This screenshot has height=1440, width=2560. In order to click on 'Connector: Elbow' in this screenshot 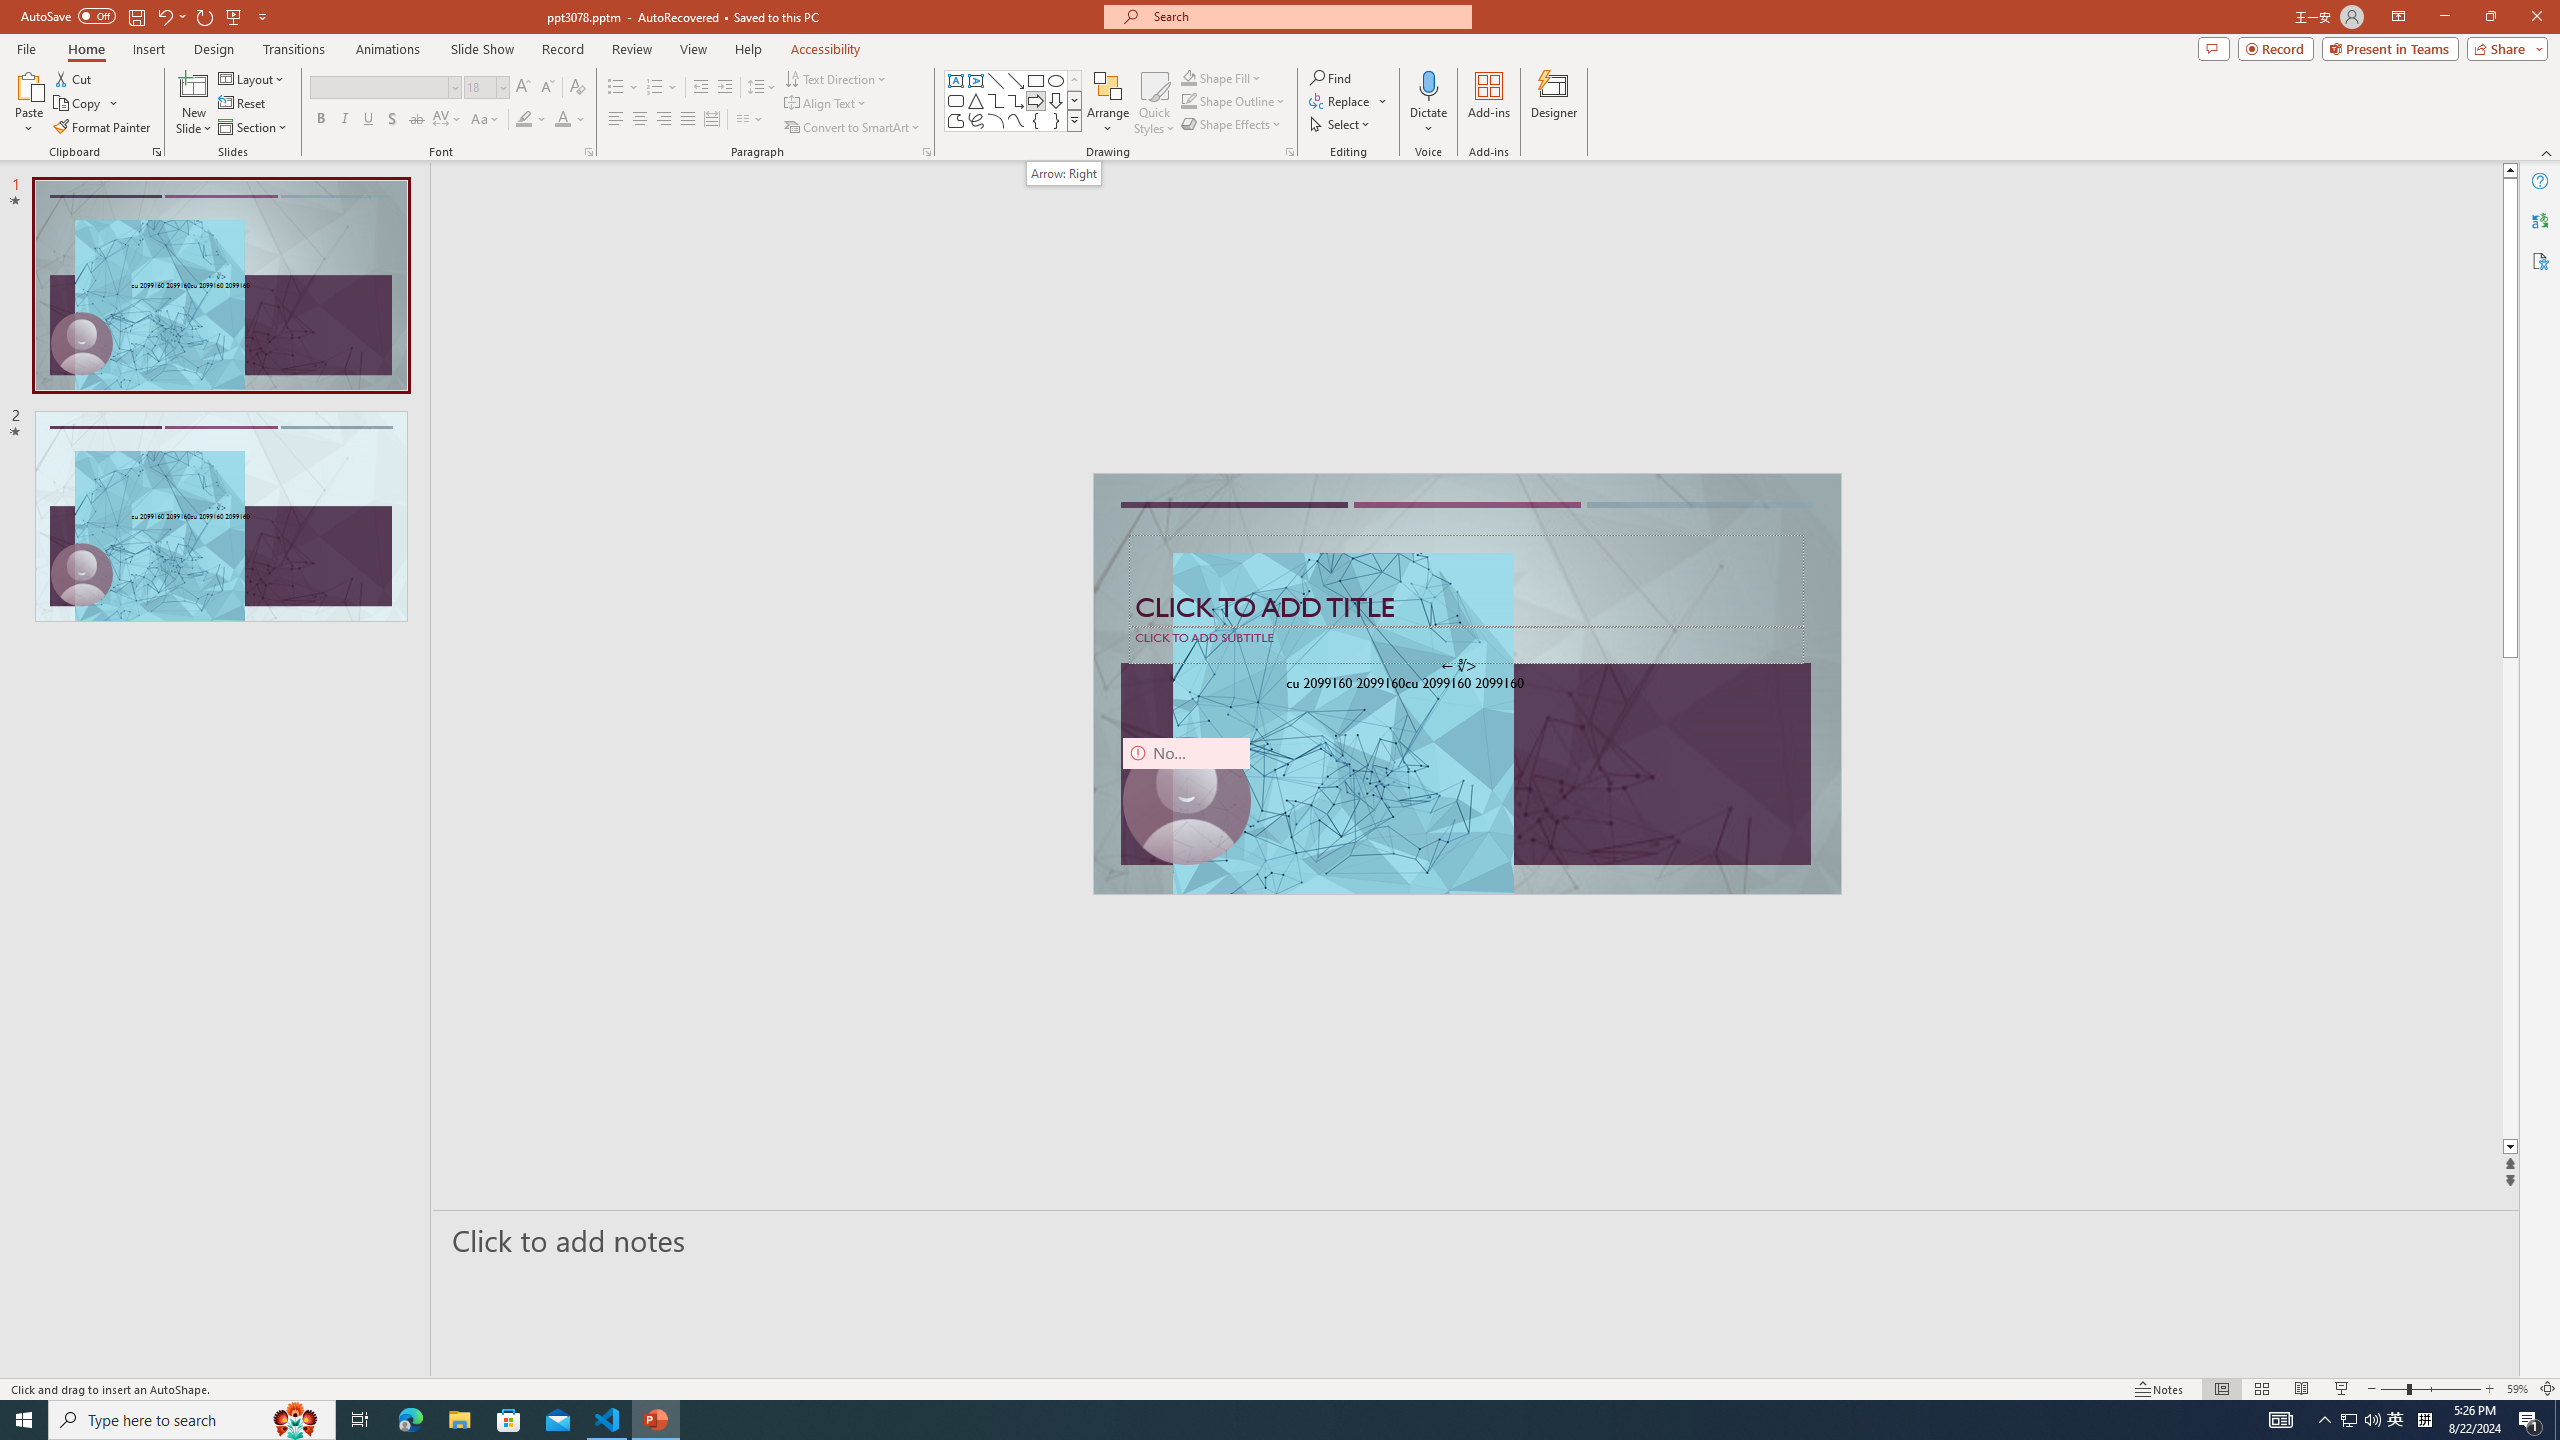, I will do `click(994, 99)`.